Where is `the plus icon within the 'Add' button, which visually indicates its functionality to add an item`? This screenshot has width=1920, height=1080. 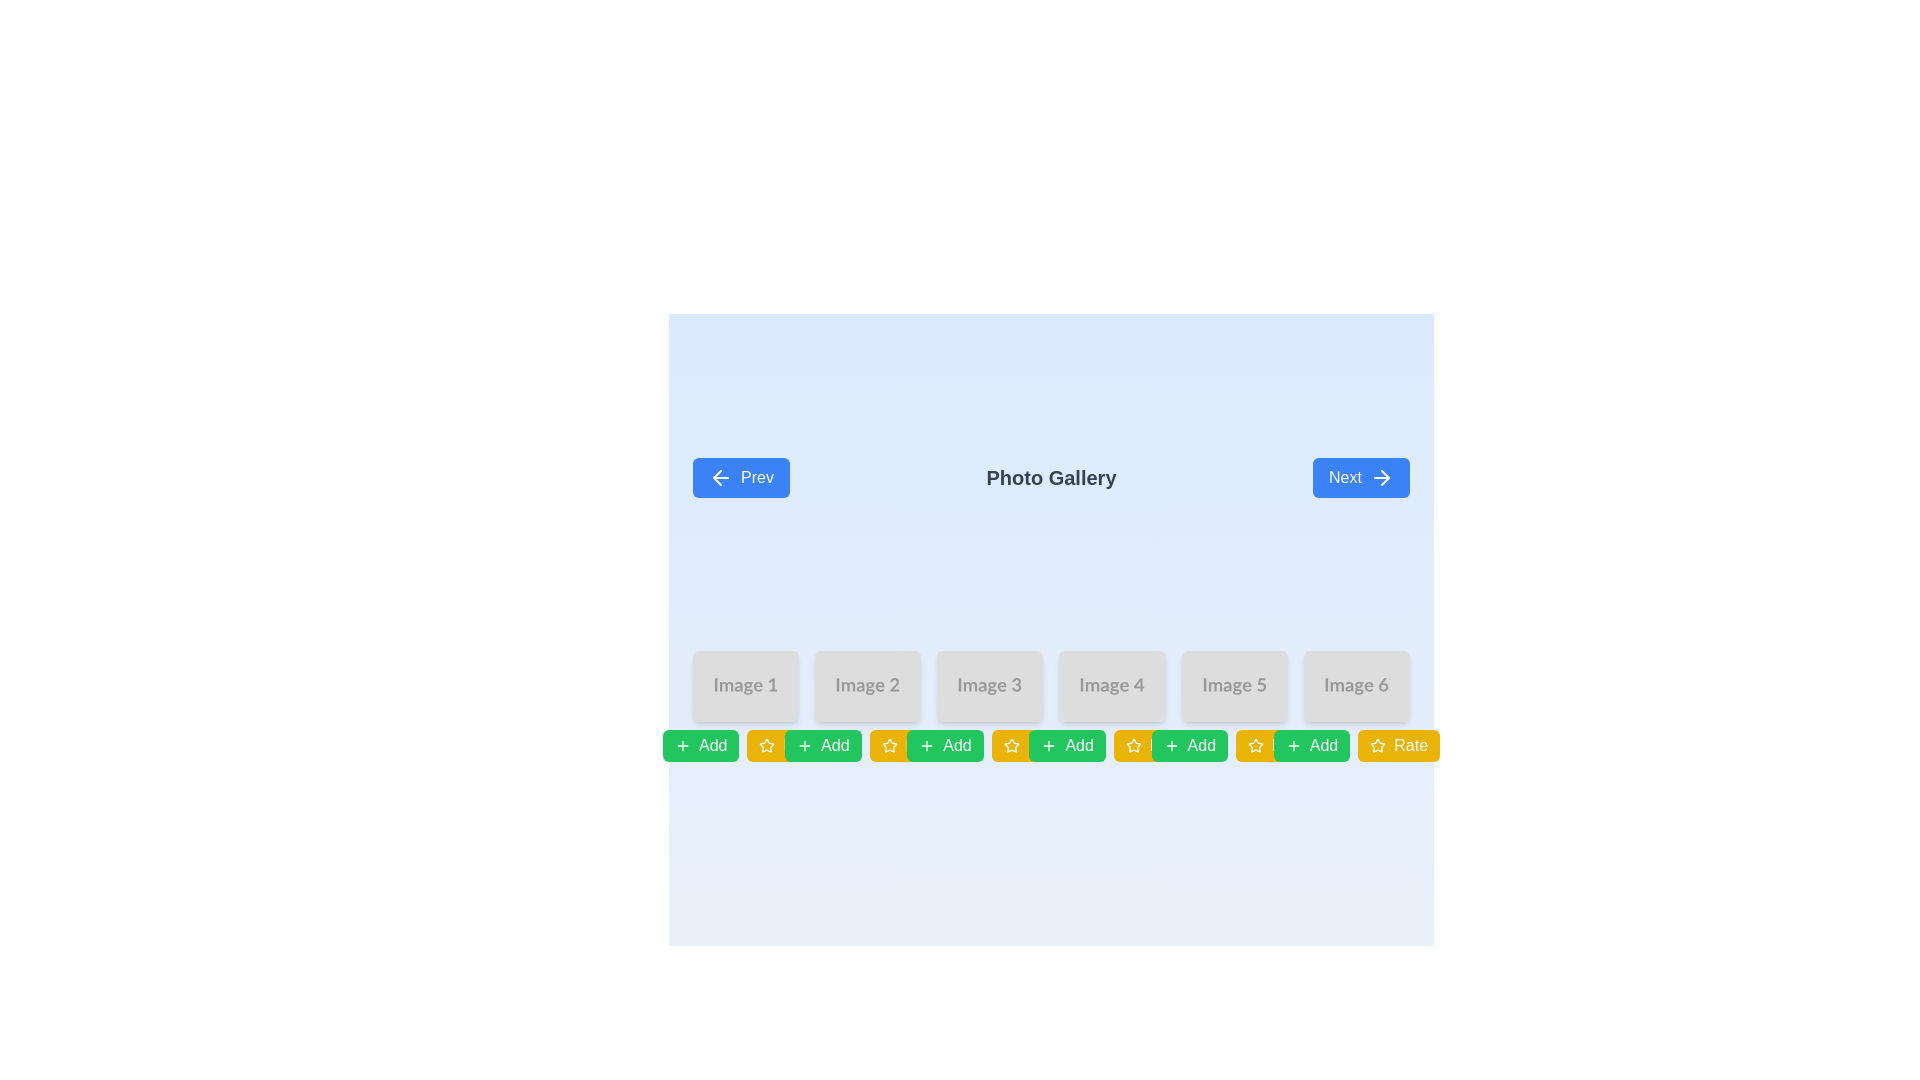 the plus icon within the 'Add' button, which visually indicates its functionality to add an item is located at coordinates (805, 745).